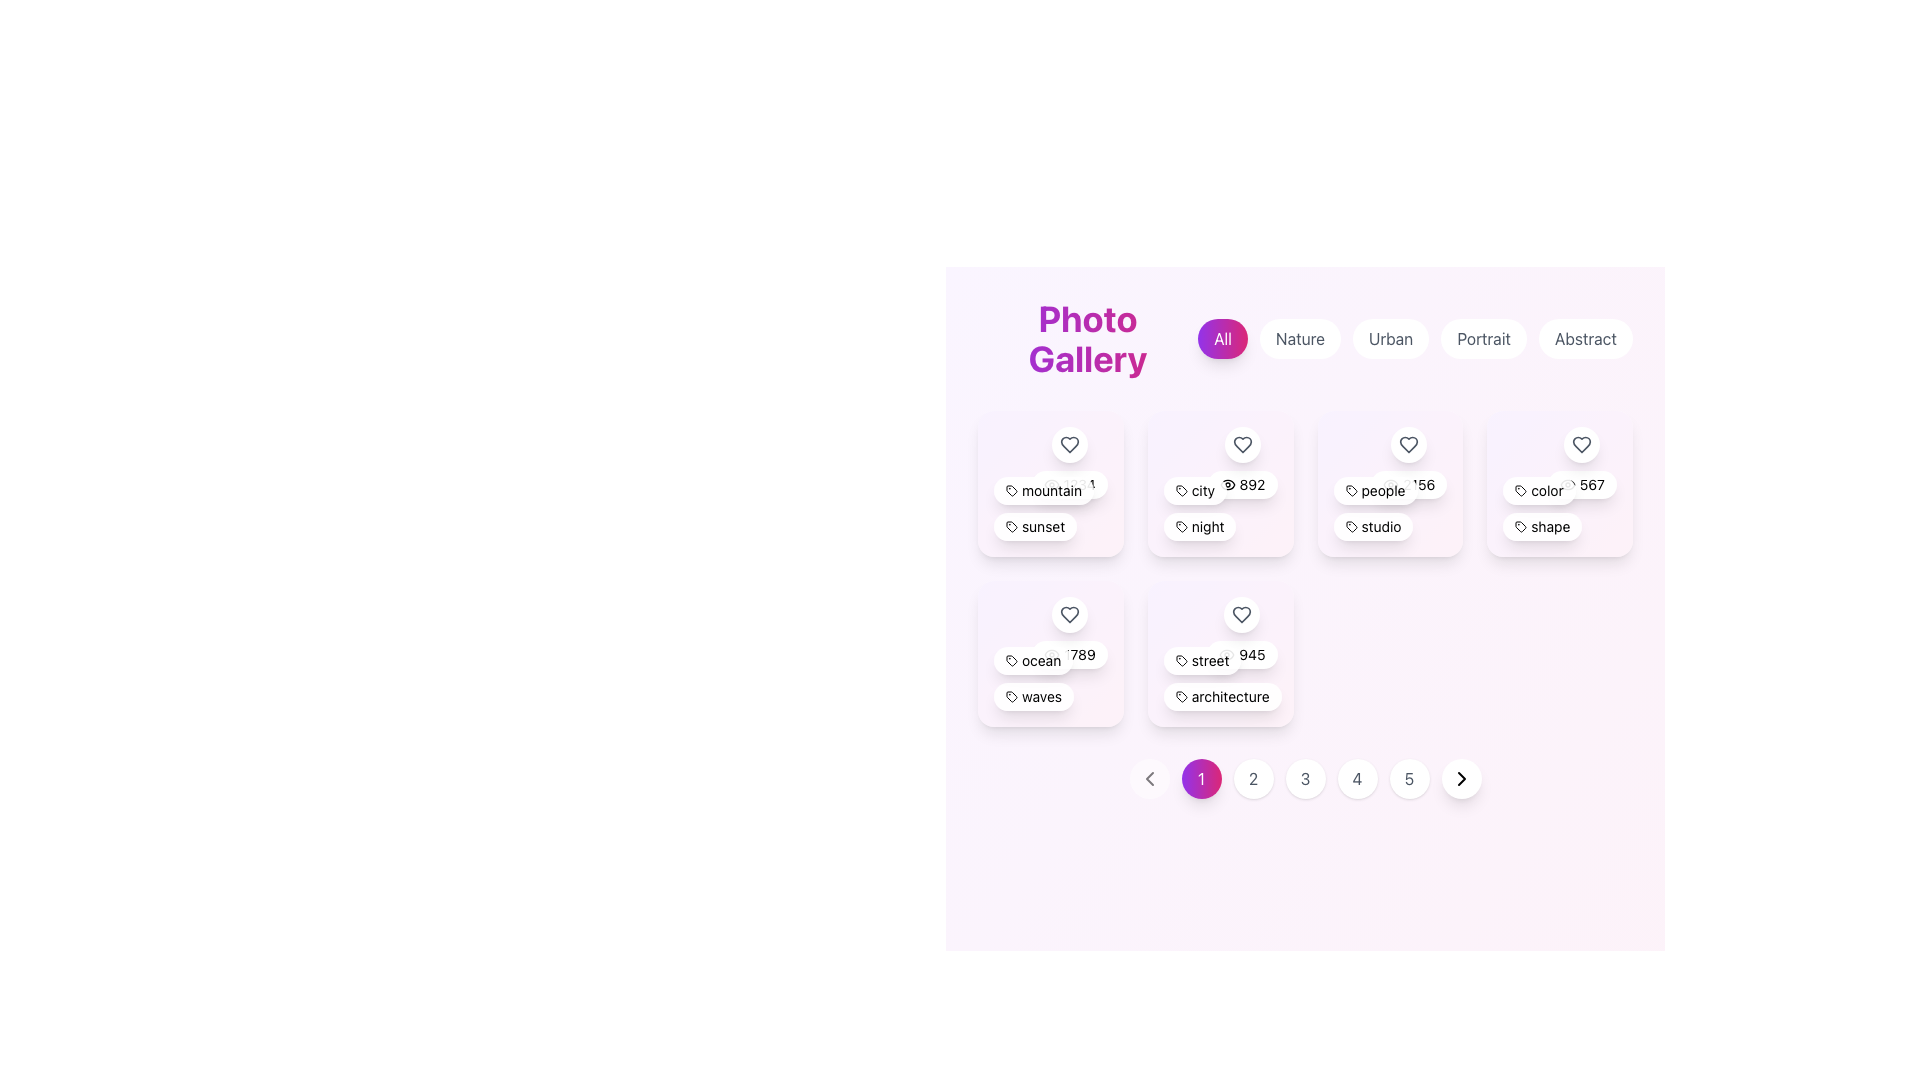 The image size is (1920, 1080). I want to click on the second pagination button, so click(1252, 777).